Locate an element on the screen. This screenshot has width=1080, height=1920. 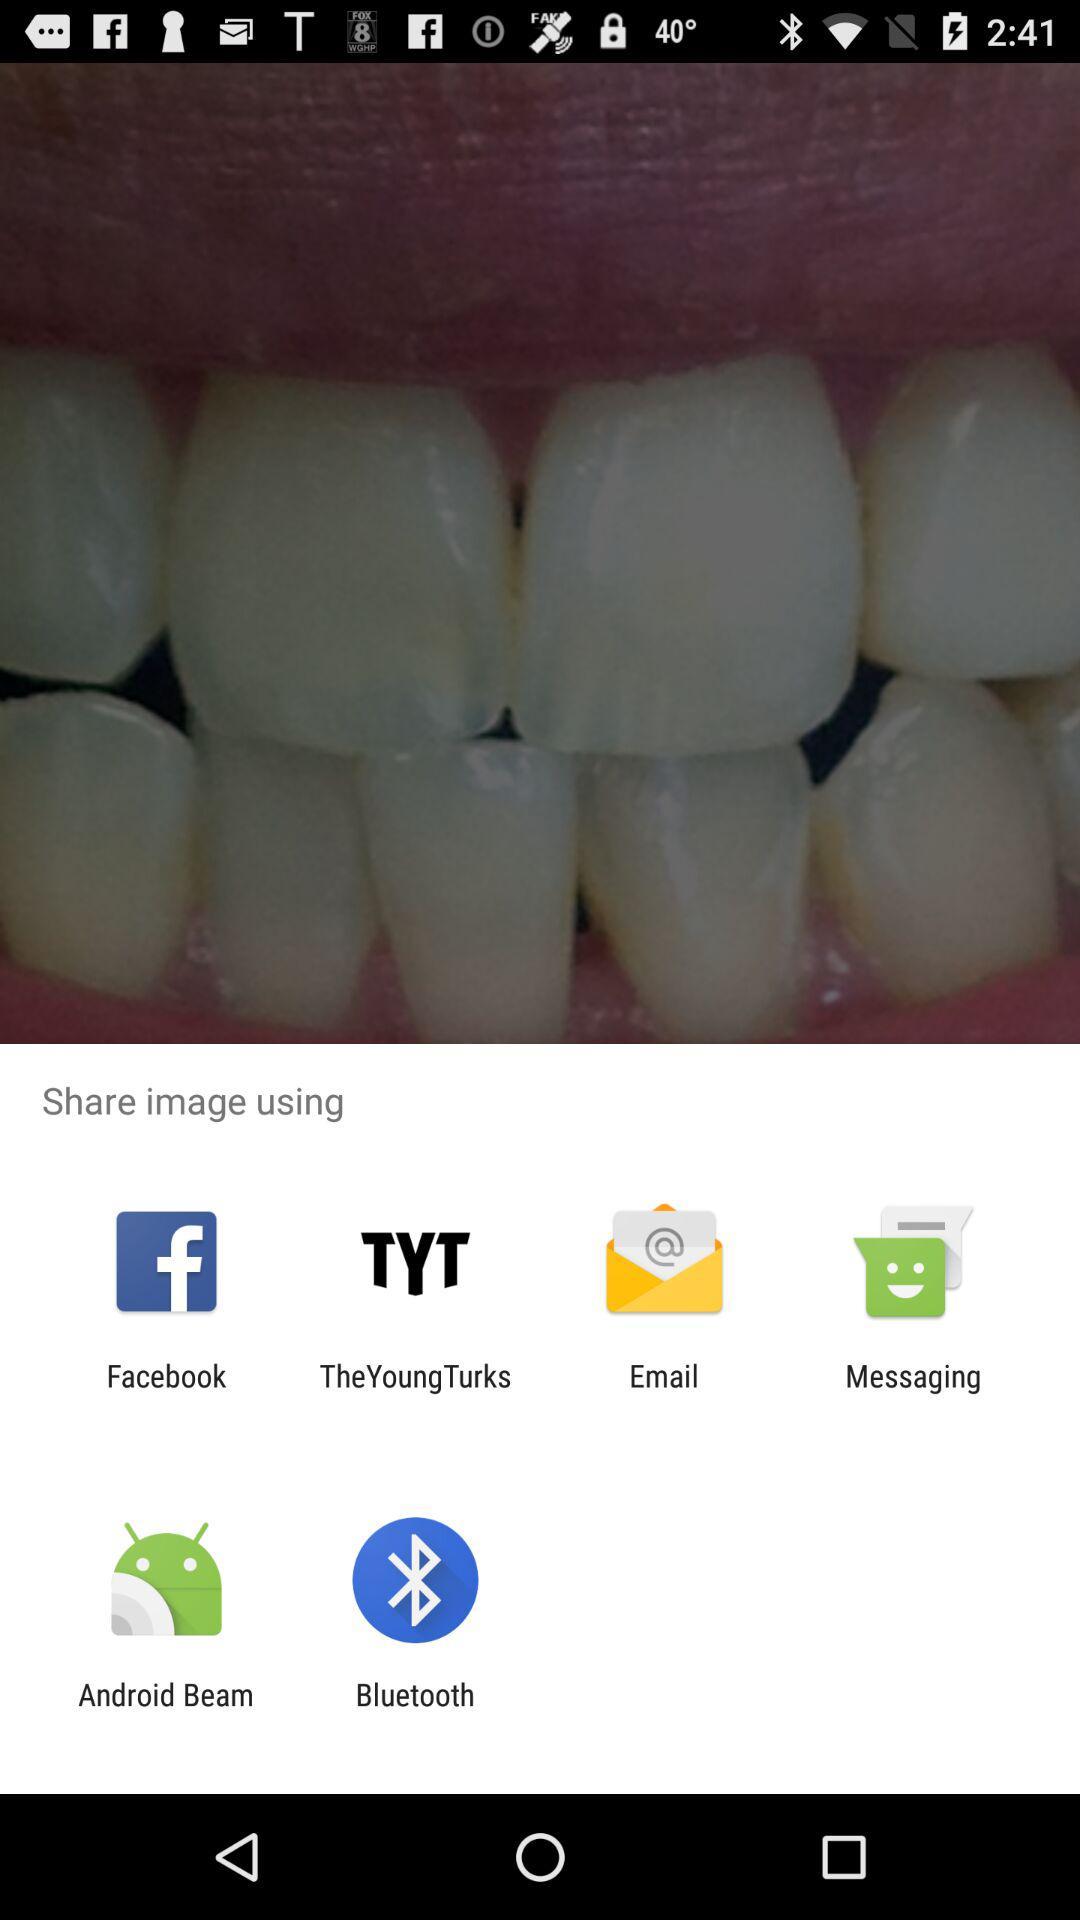
item to the right of facebook is located at coordinates (414, 1392).